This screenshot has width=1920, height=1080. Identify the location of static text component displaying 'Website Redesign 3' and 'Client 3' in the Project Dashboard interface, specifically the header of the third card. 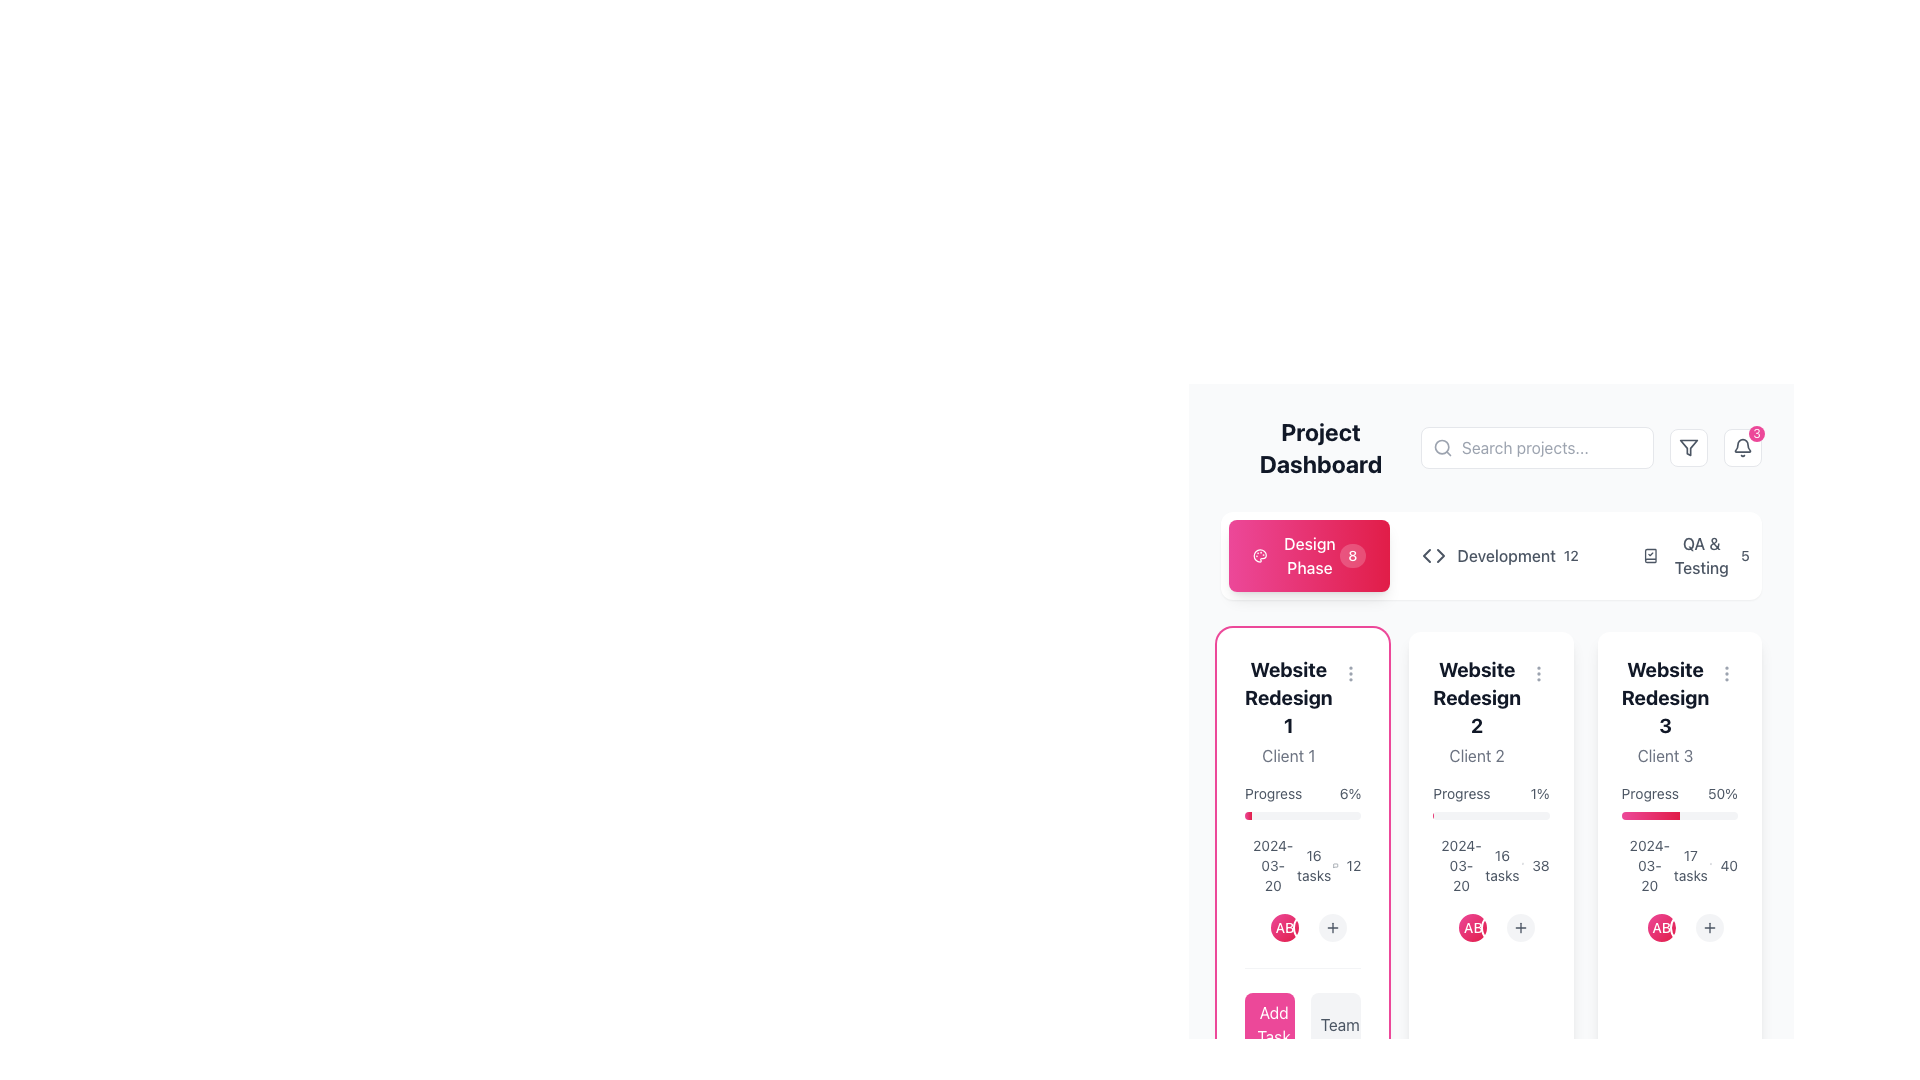
(1679, 711).